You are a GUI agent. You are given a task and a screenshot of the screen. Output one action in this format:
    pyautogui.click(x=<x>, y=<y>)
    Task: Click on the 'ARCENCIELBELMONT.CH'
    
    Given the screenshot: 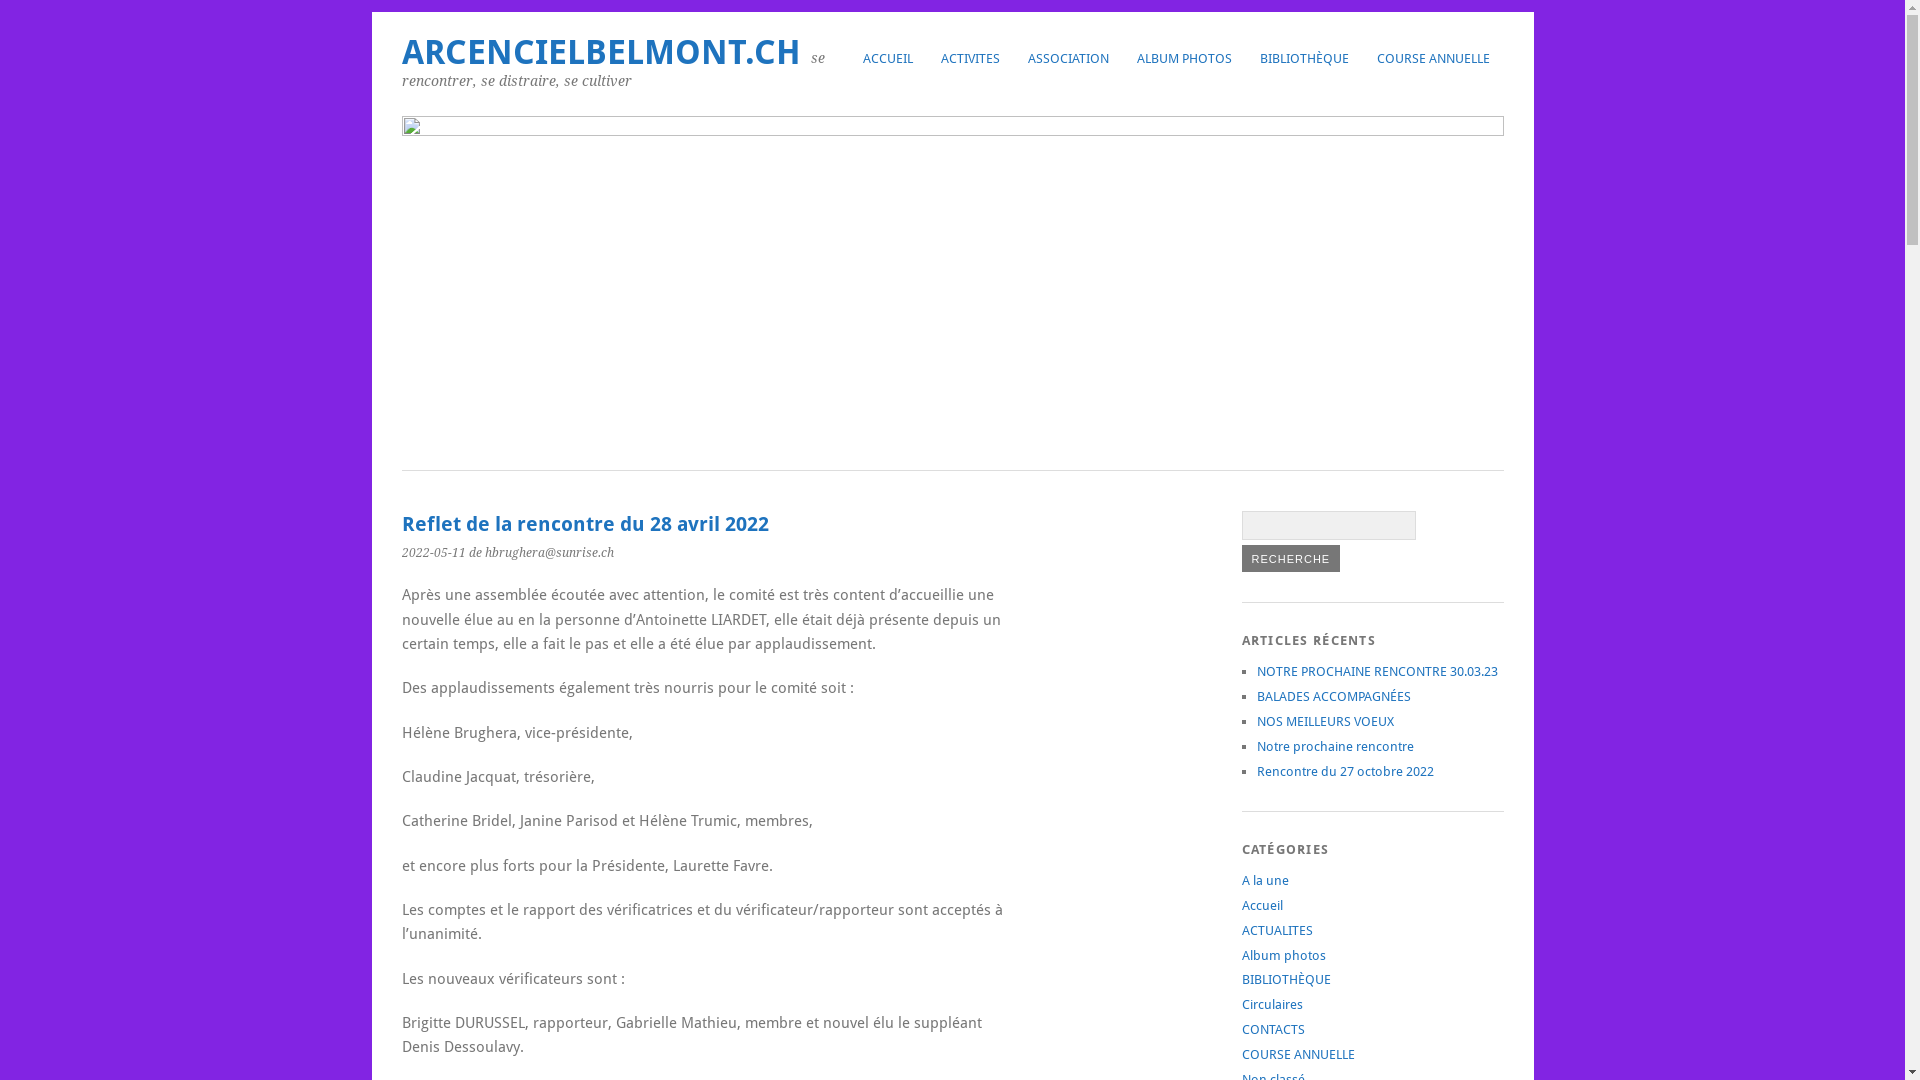 What is the action you would take?
    pyautogui.click(x=600, y=51)
    